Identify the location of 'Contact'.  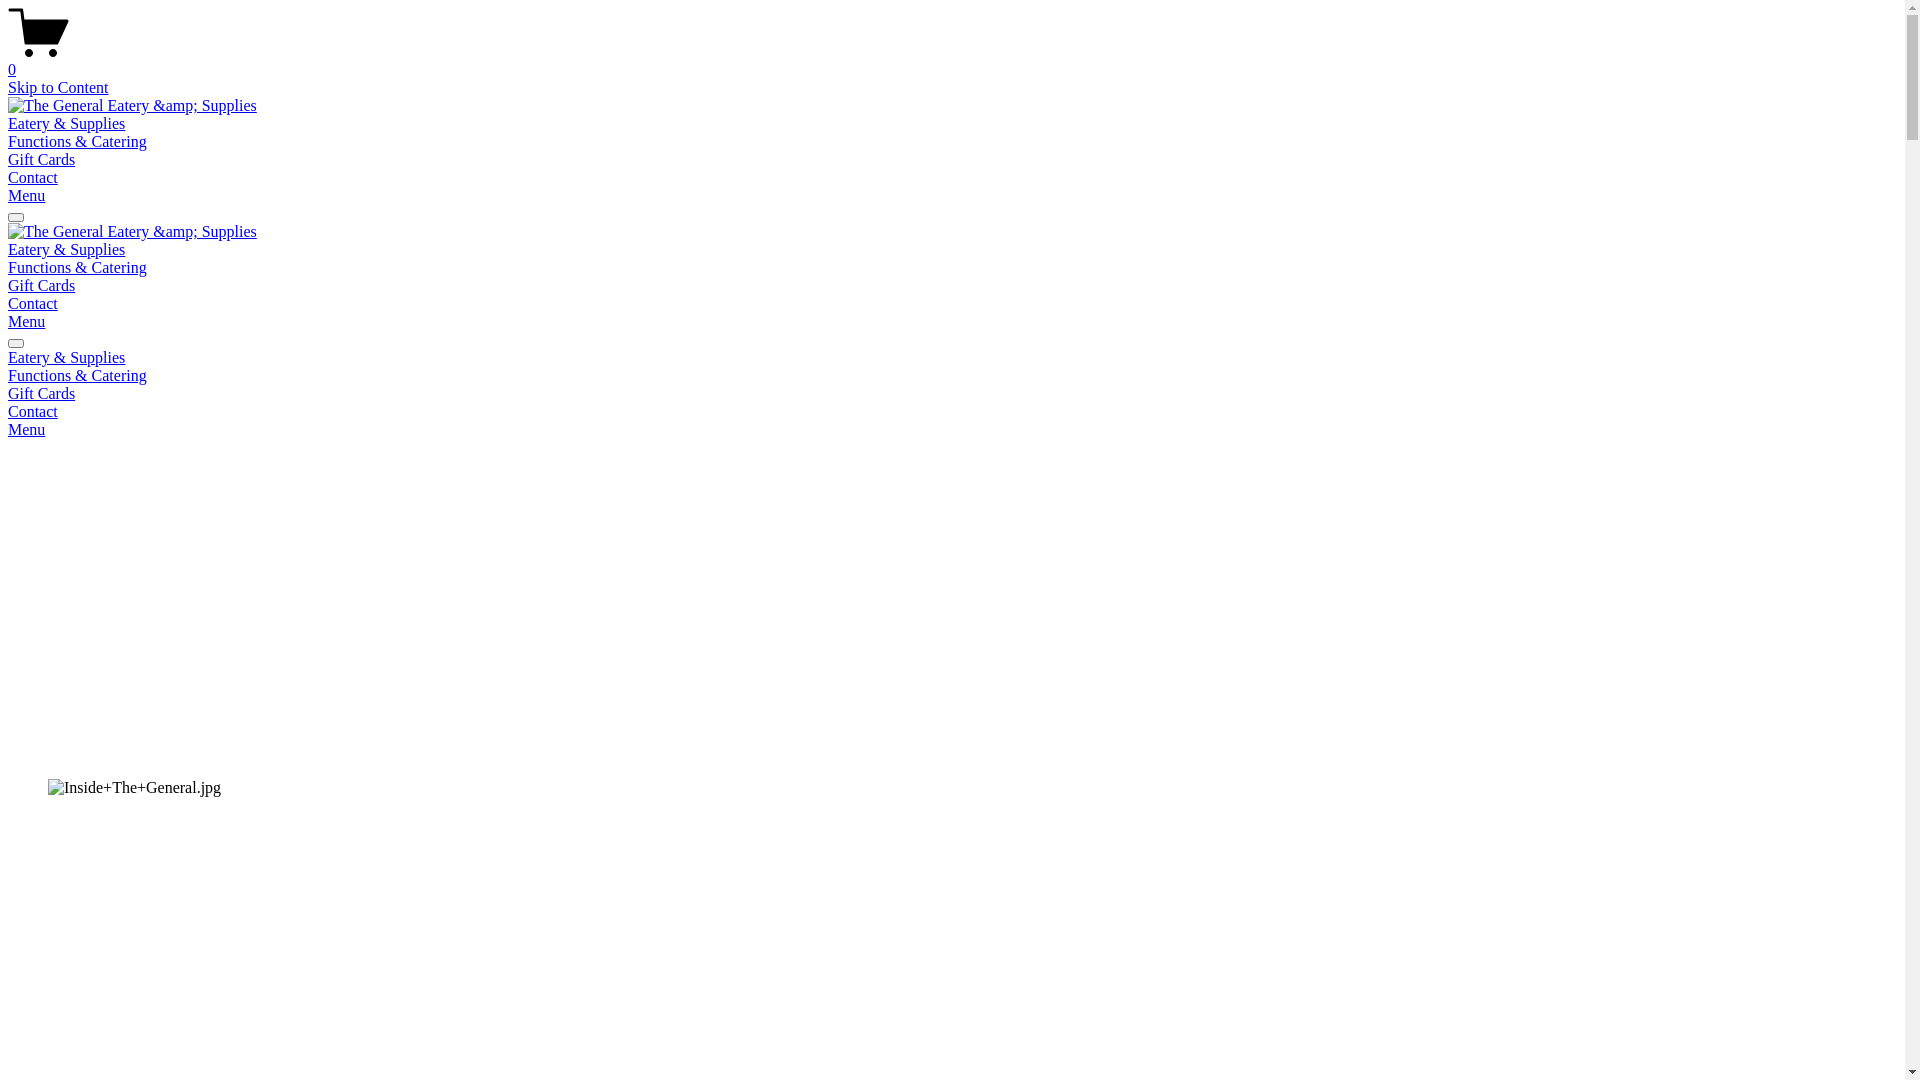
(33, 176).